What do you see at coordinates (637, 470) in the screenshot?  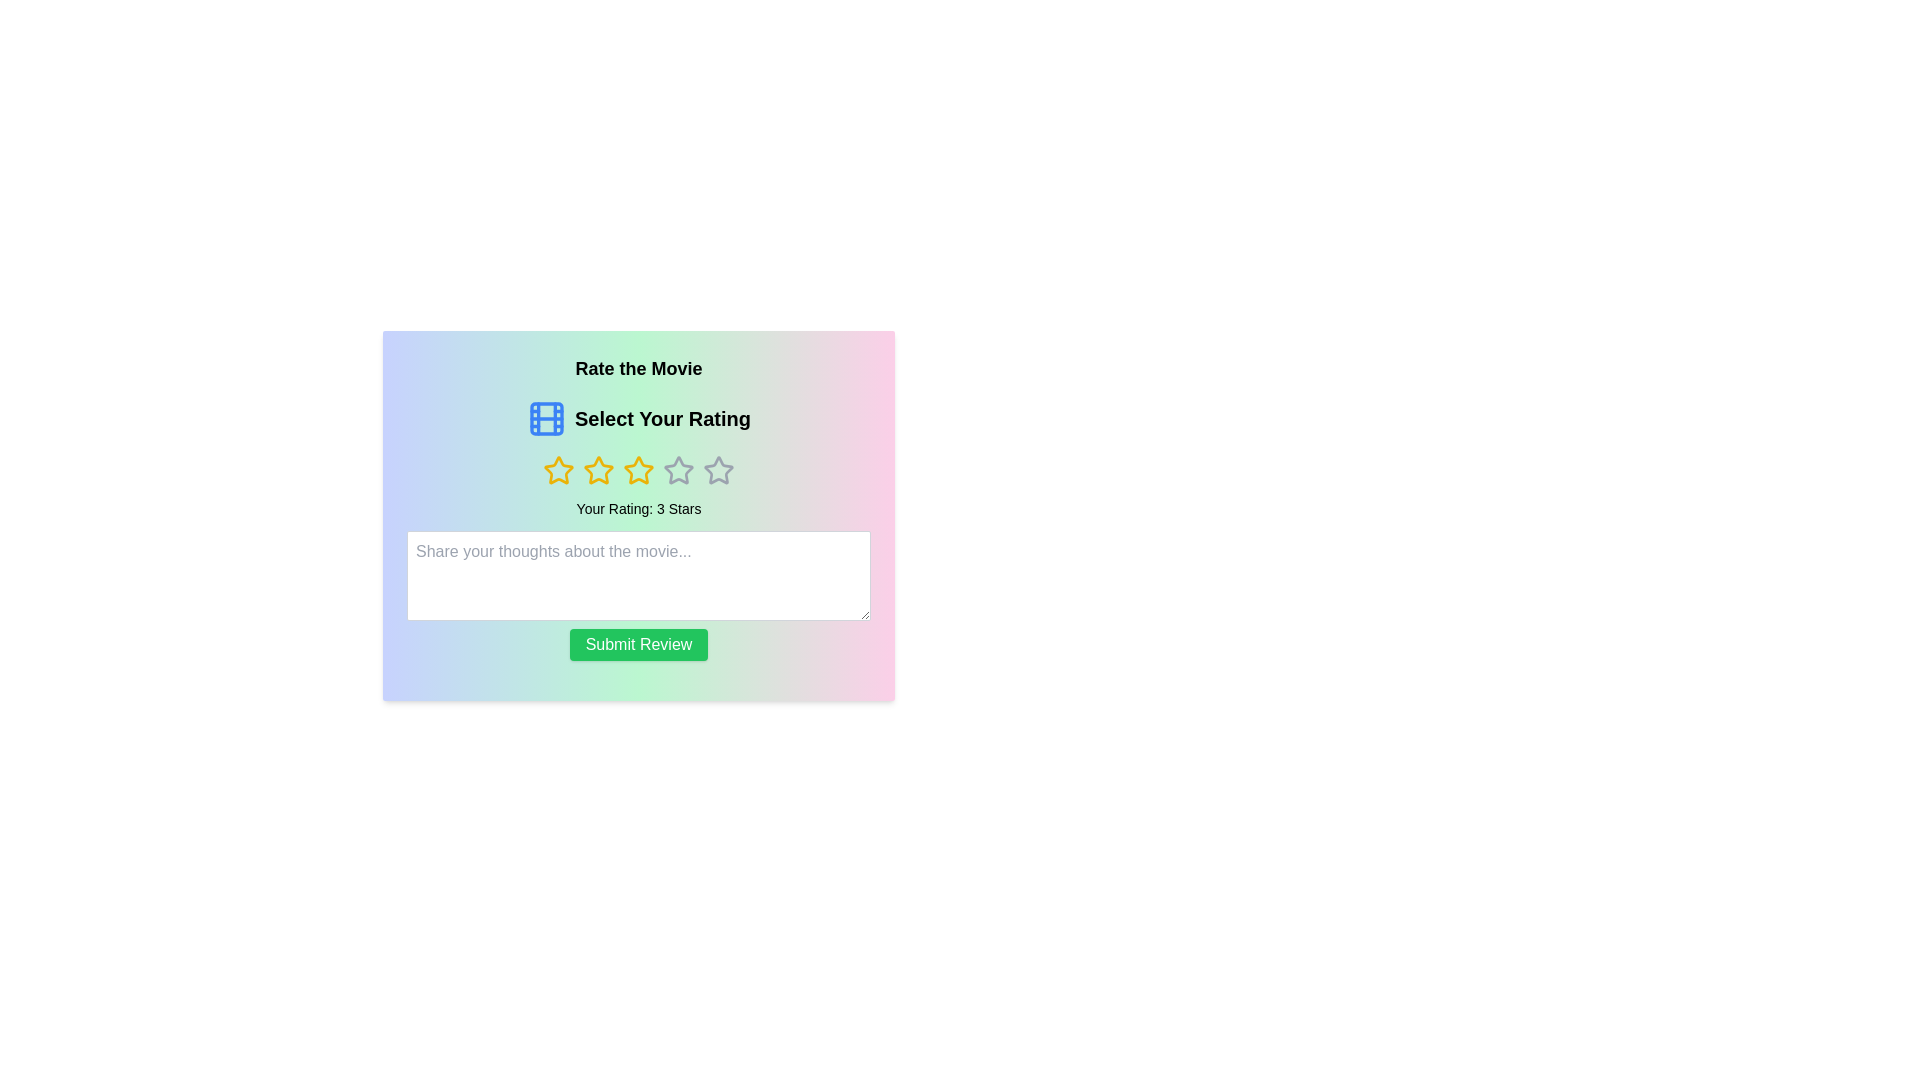 I see `the third star icon in the rating component to select a rating of 3 stars` at bounding box center [637, 470].